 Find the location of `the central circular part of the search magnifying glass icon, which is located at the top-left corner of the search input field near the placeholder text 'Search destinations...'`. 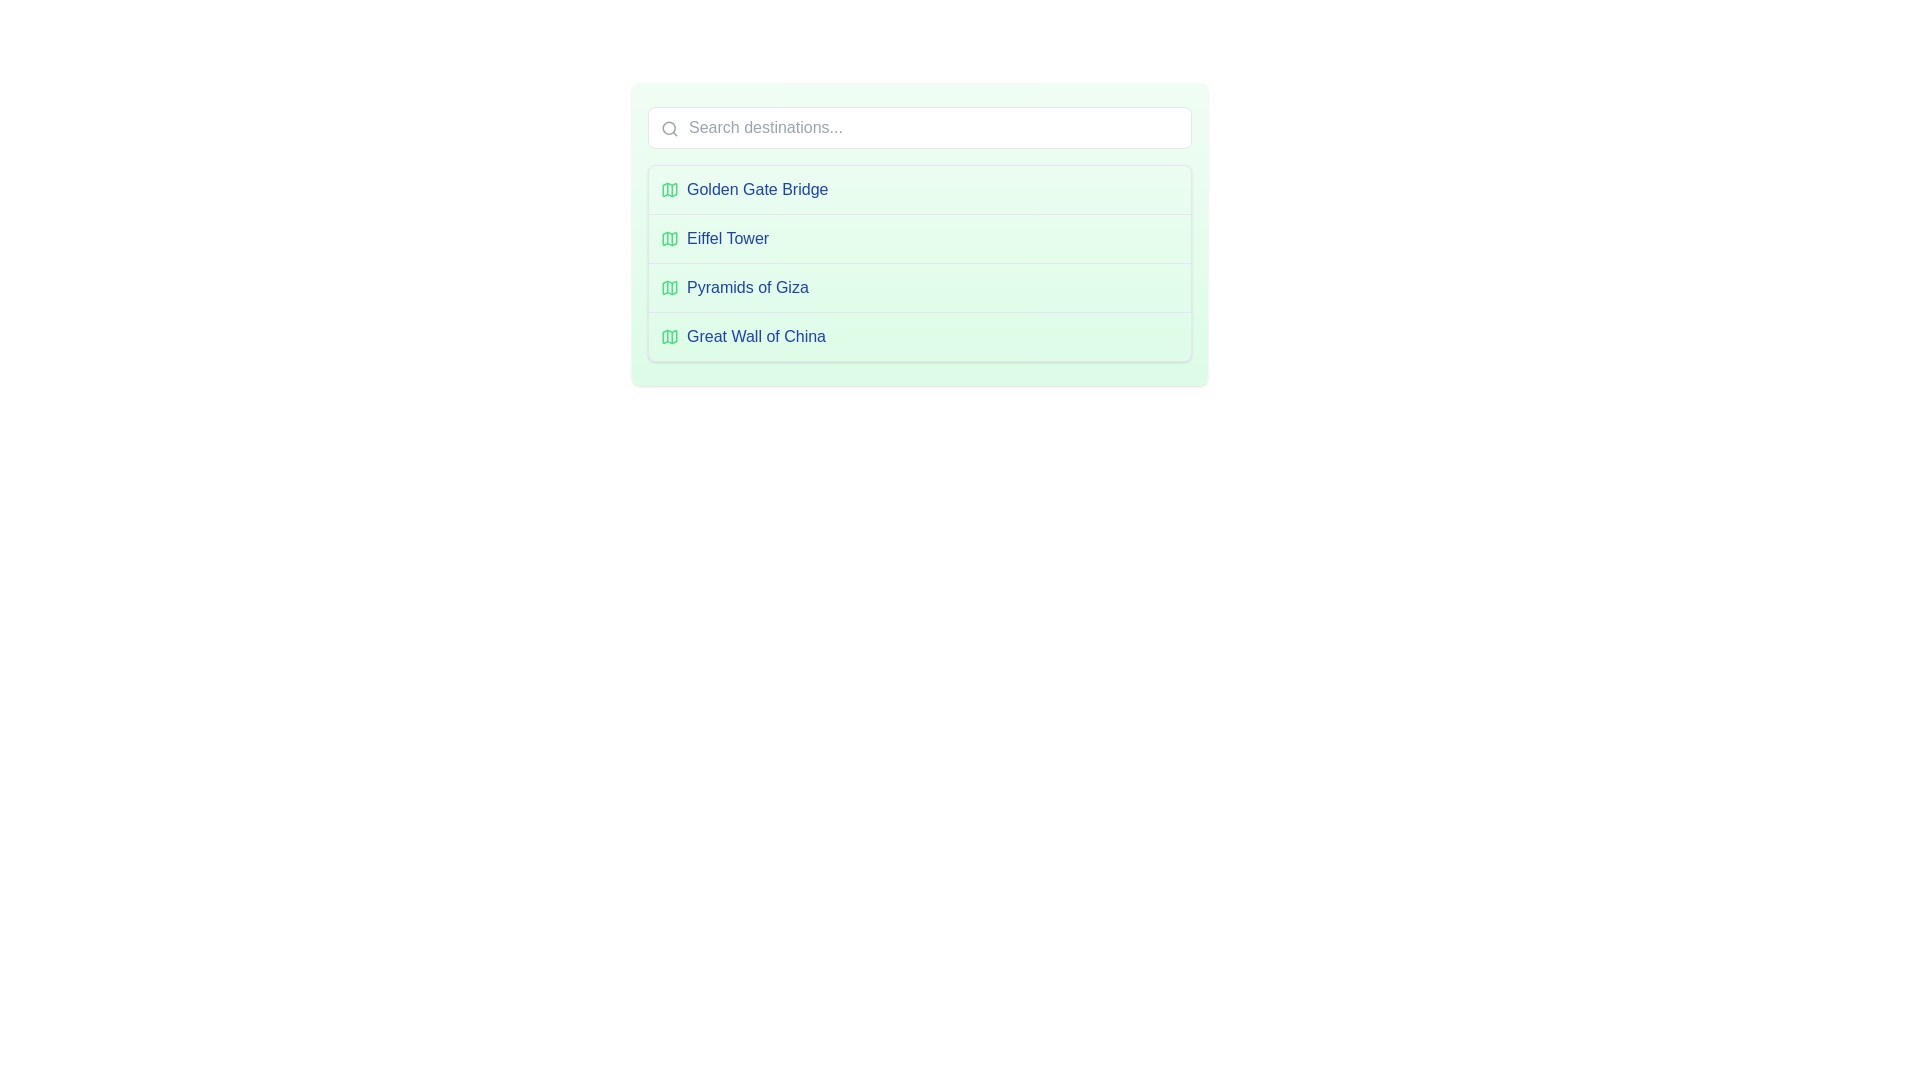

the central circular part of the search magnifying glass icon, which is located at the top-left corner of the search input field near the placeholder text 'Search destinations...' is located at coordinates (669, 128).